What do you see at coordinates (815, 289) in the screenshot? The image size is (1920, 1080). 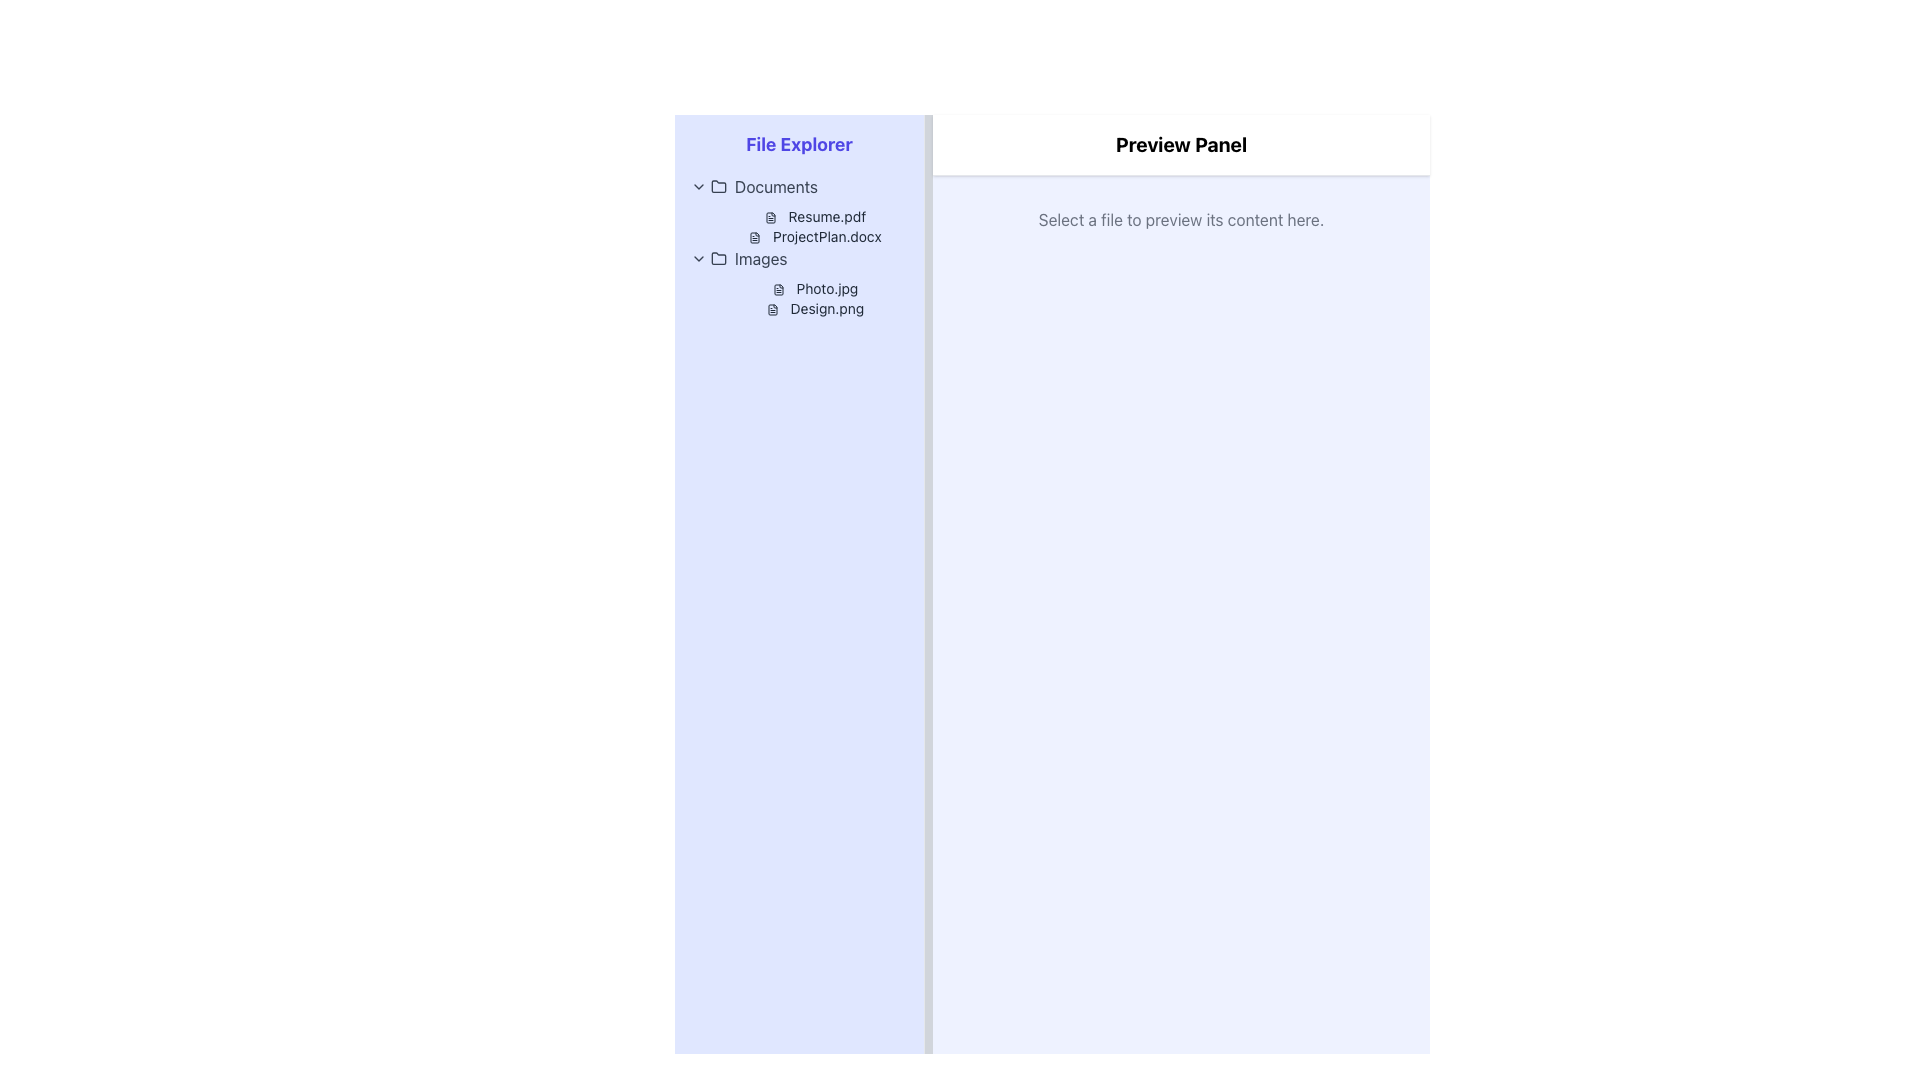 I see `the text label representing the file 'Photo.jpg' to change its color` at bounding box center [815, 289].